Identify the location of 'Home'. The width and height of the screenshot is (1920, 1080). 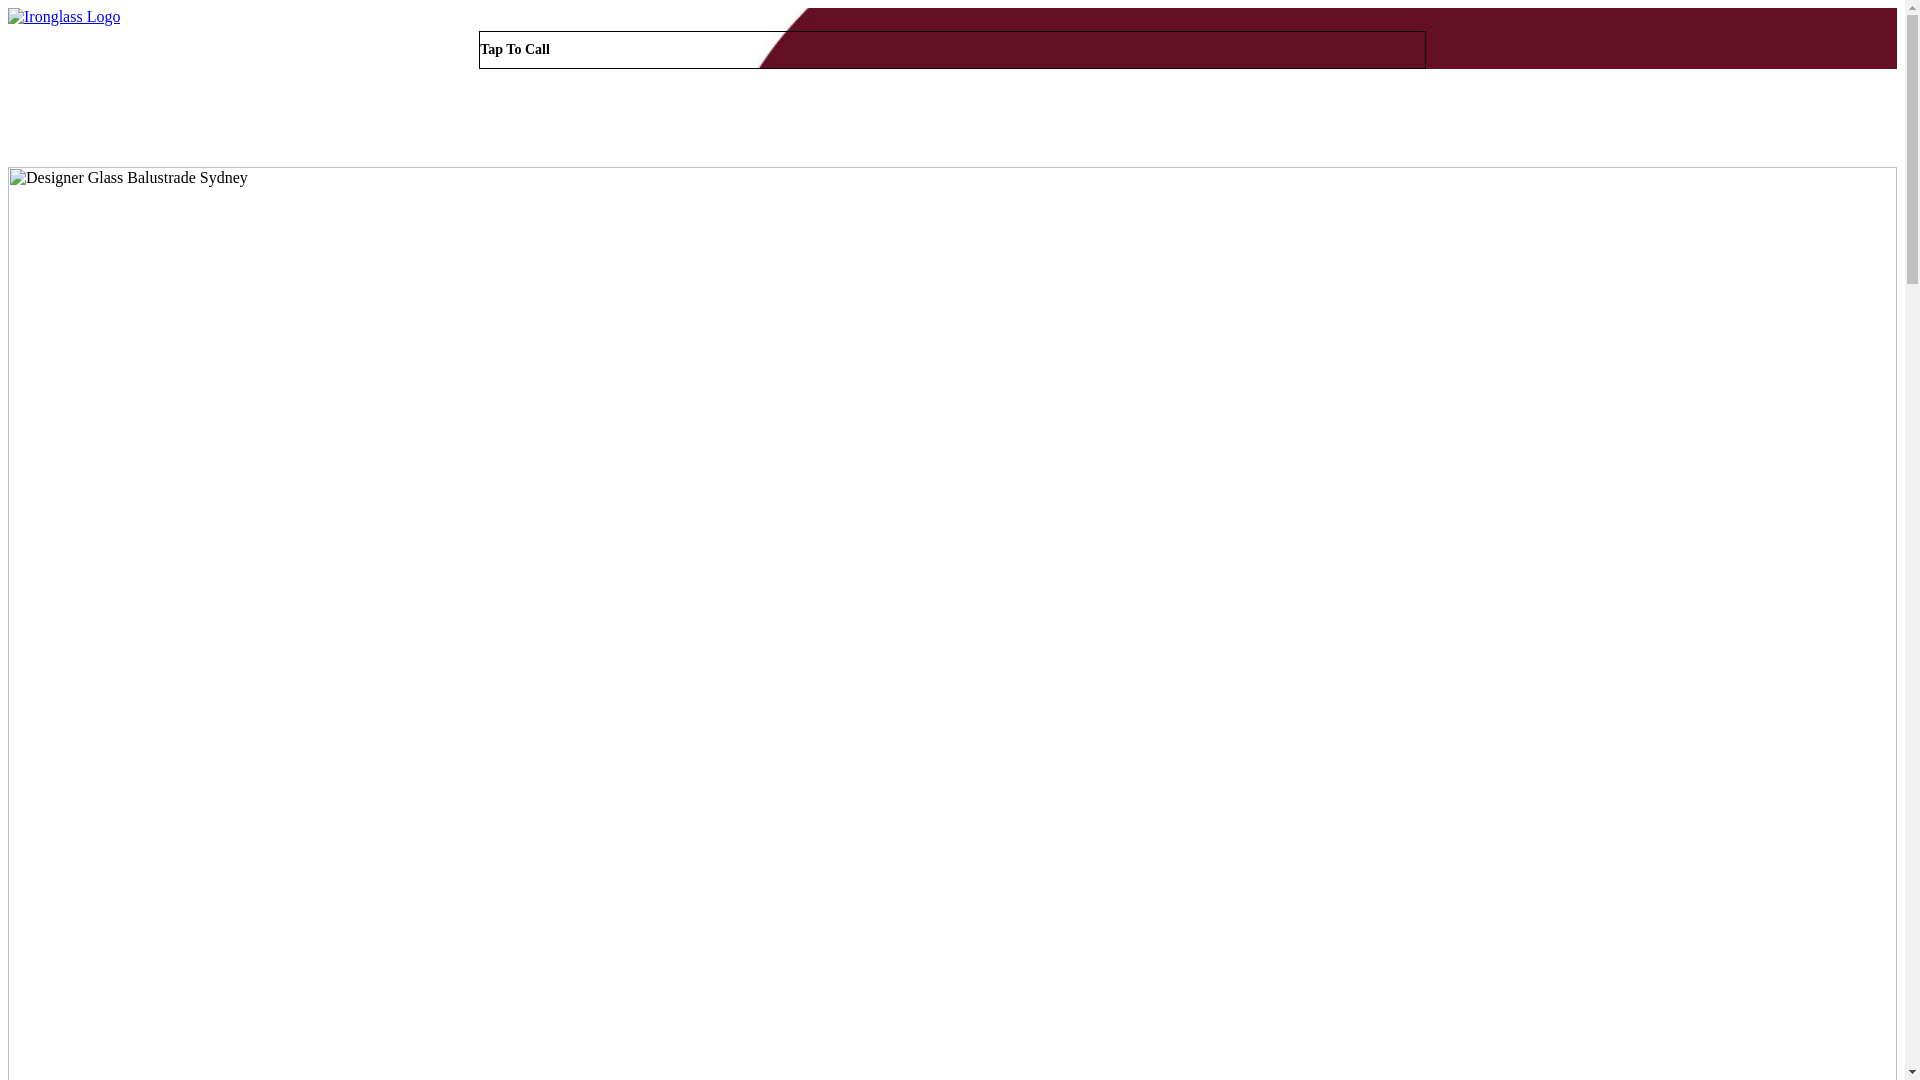
(1451, 120).